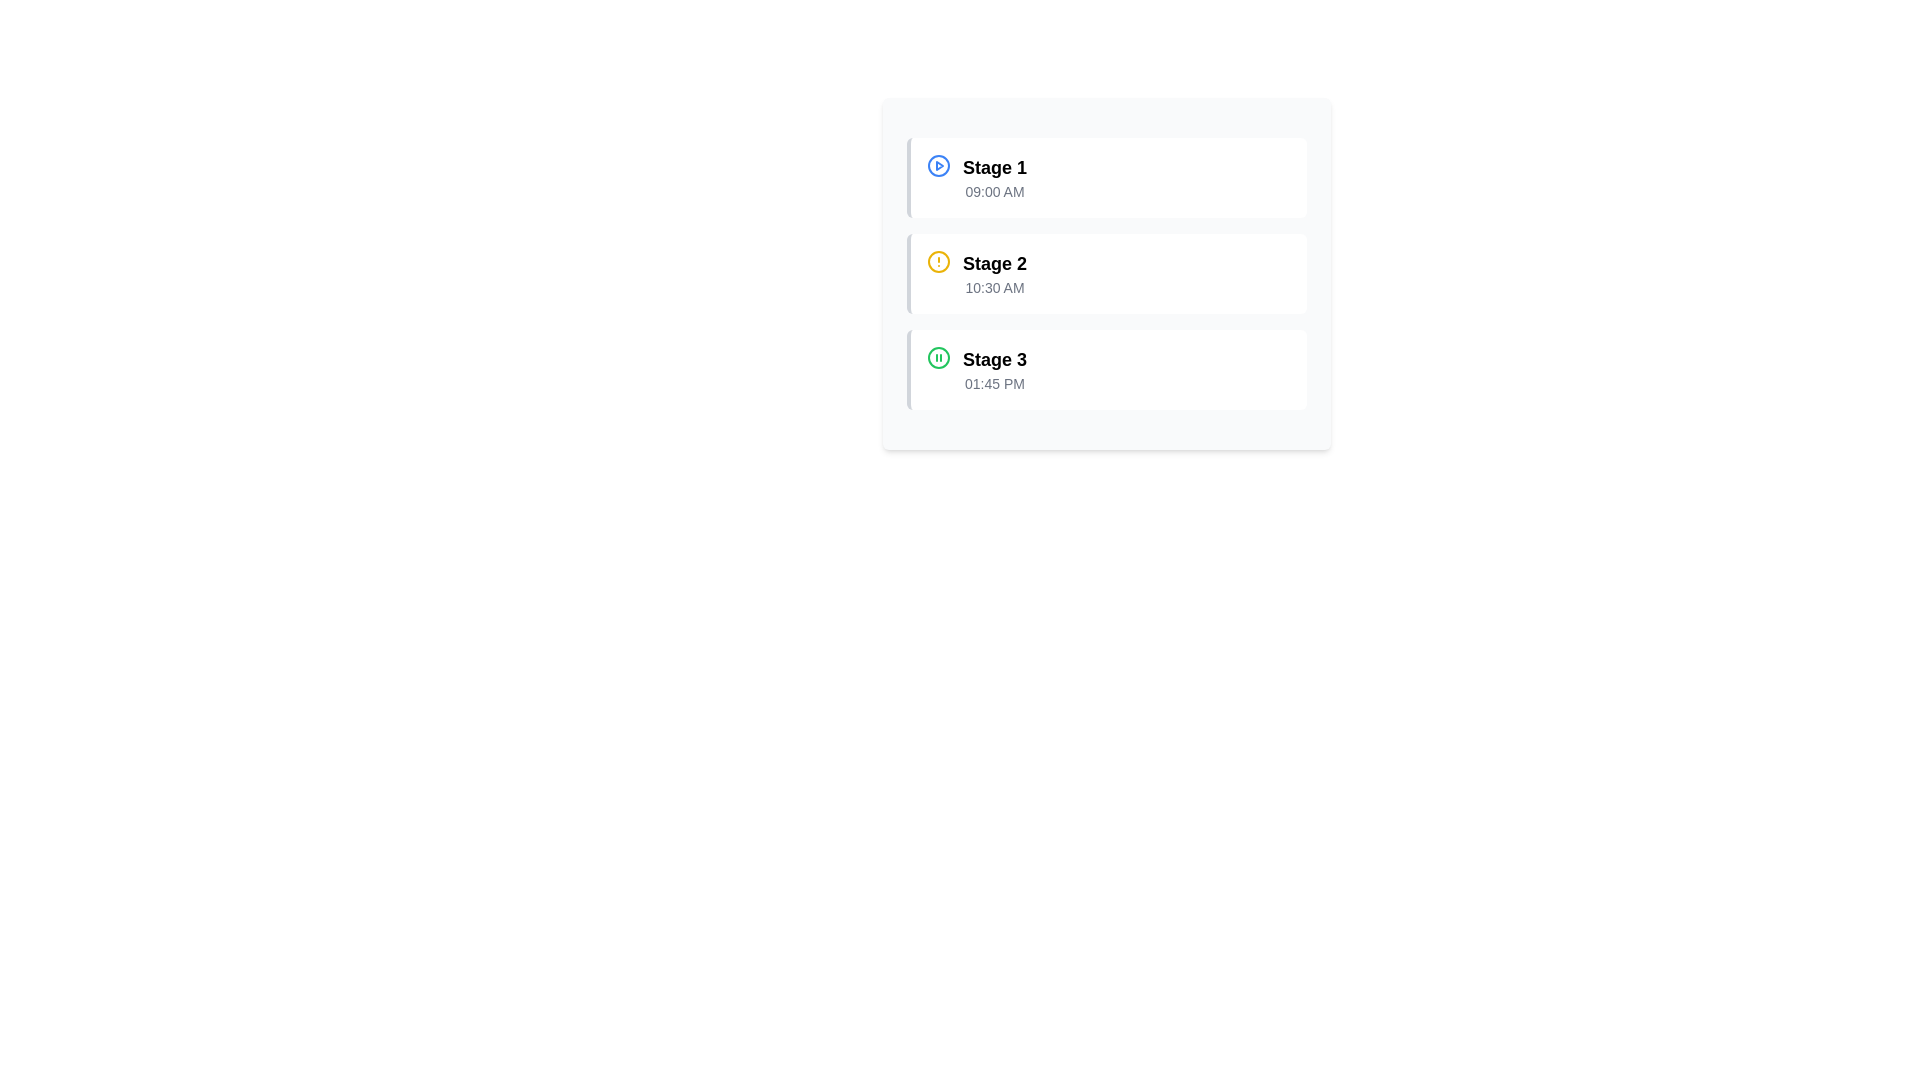  What do you see at coordinates (938, 261) in the screenshot?
I see `the circular alert icon with a yellow outline and an exclamation mark located at the top left corner of the 'Stage 2' row` at bounding box center [938, 261].